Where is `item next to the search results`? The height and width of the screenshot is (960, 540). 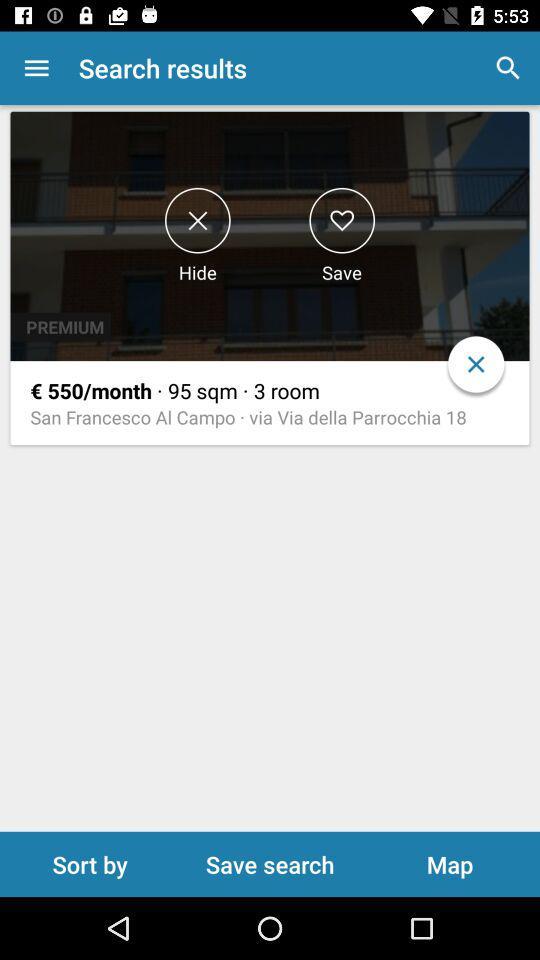 item next to the search results is located at coordinates (36, 68).